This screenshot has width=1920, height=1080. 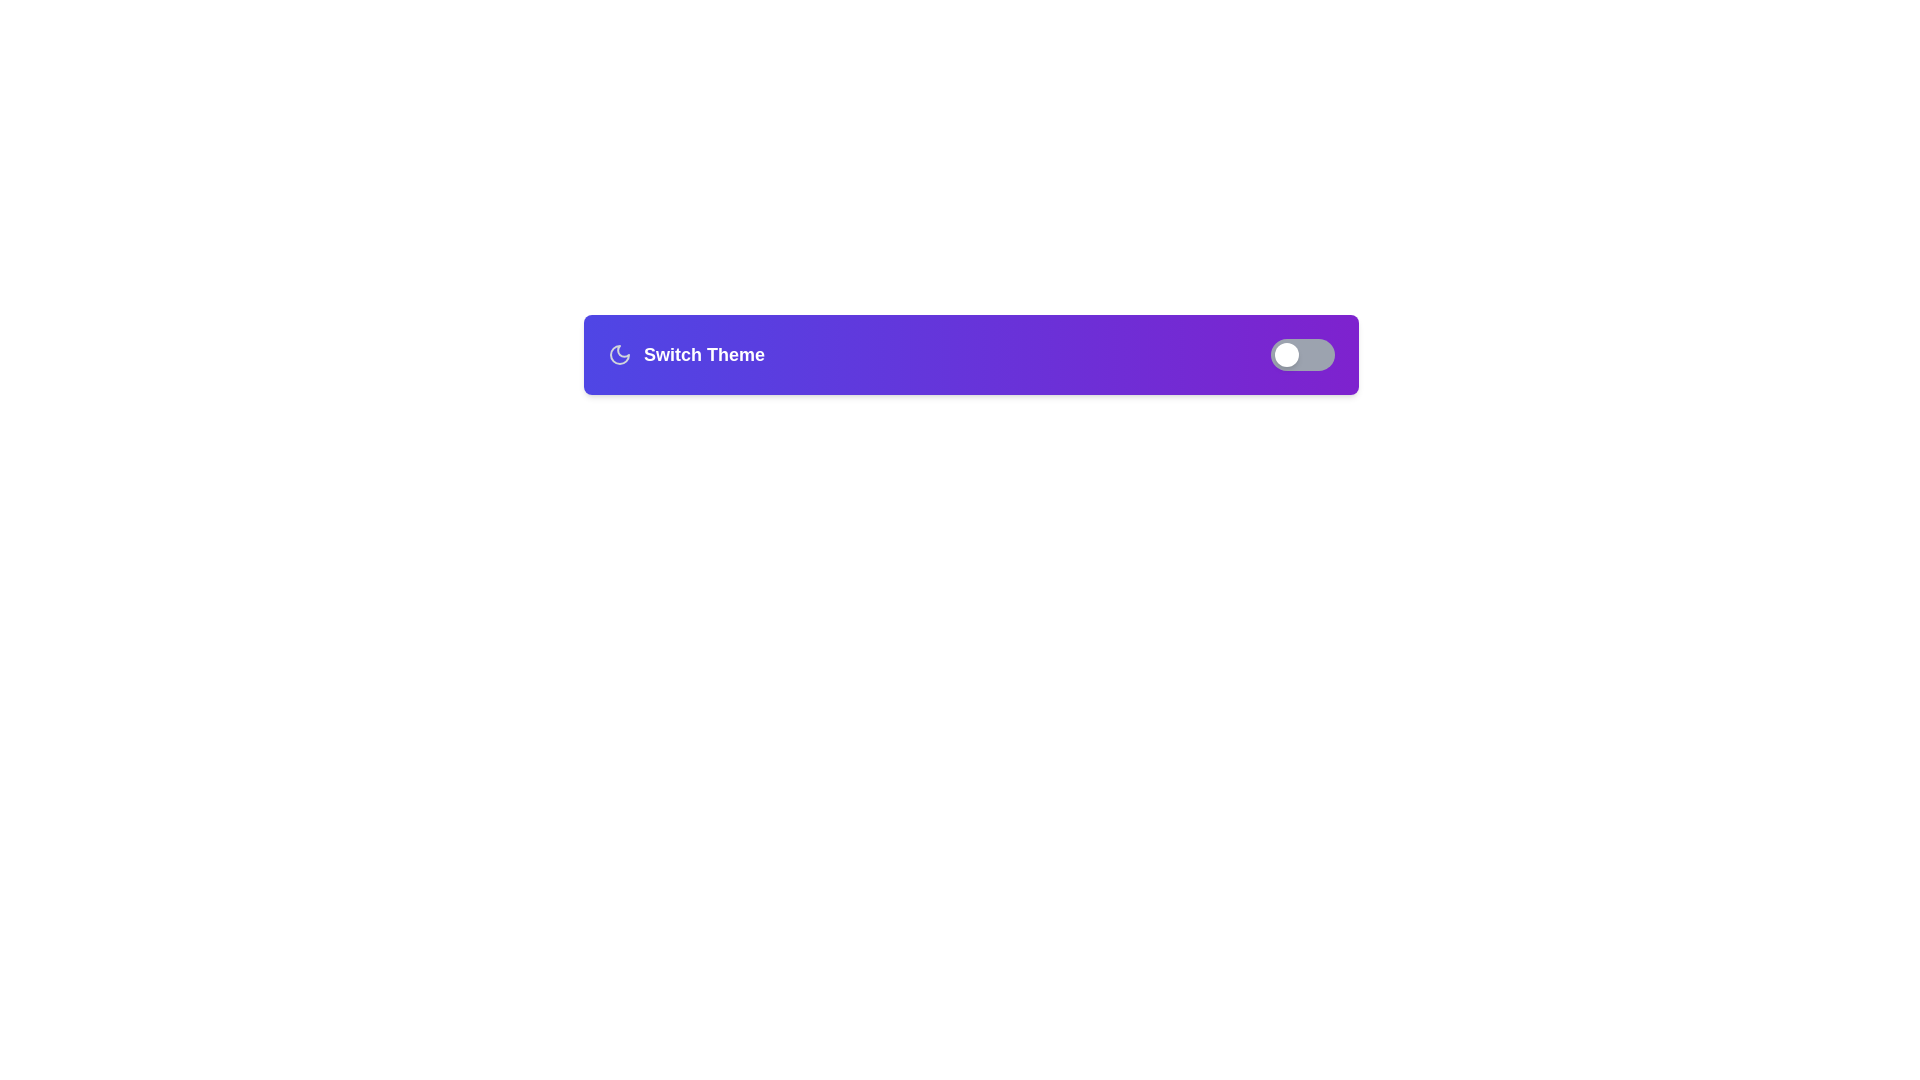 I want to click on the 'Switch Theme' label with a moon icon, which is styled with a bold font and has a gradient background transitioning from indigo to purple, so click(x=686, y=353).